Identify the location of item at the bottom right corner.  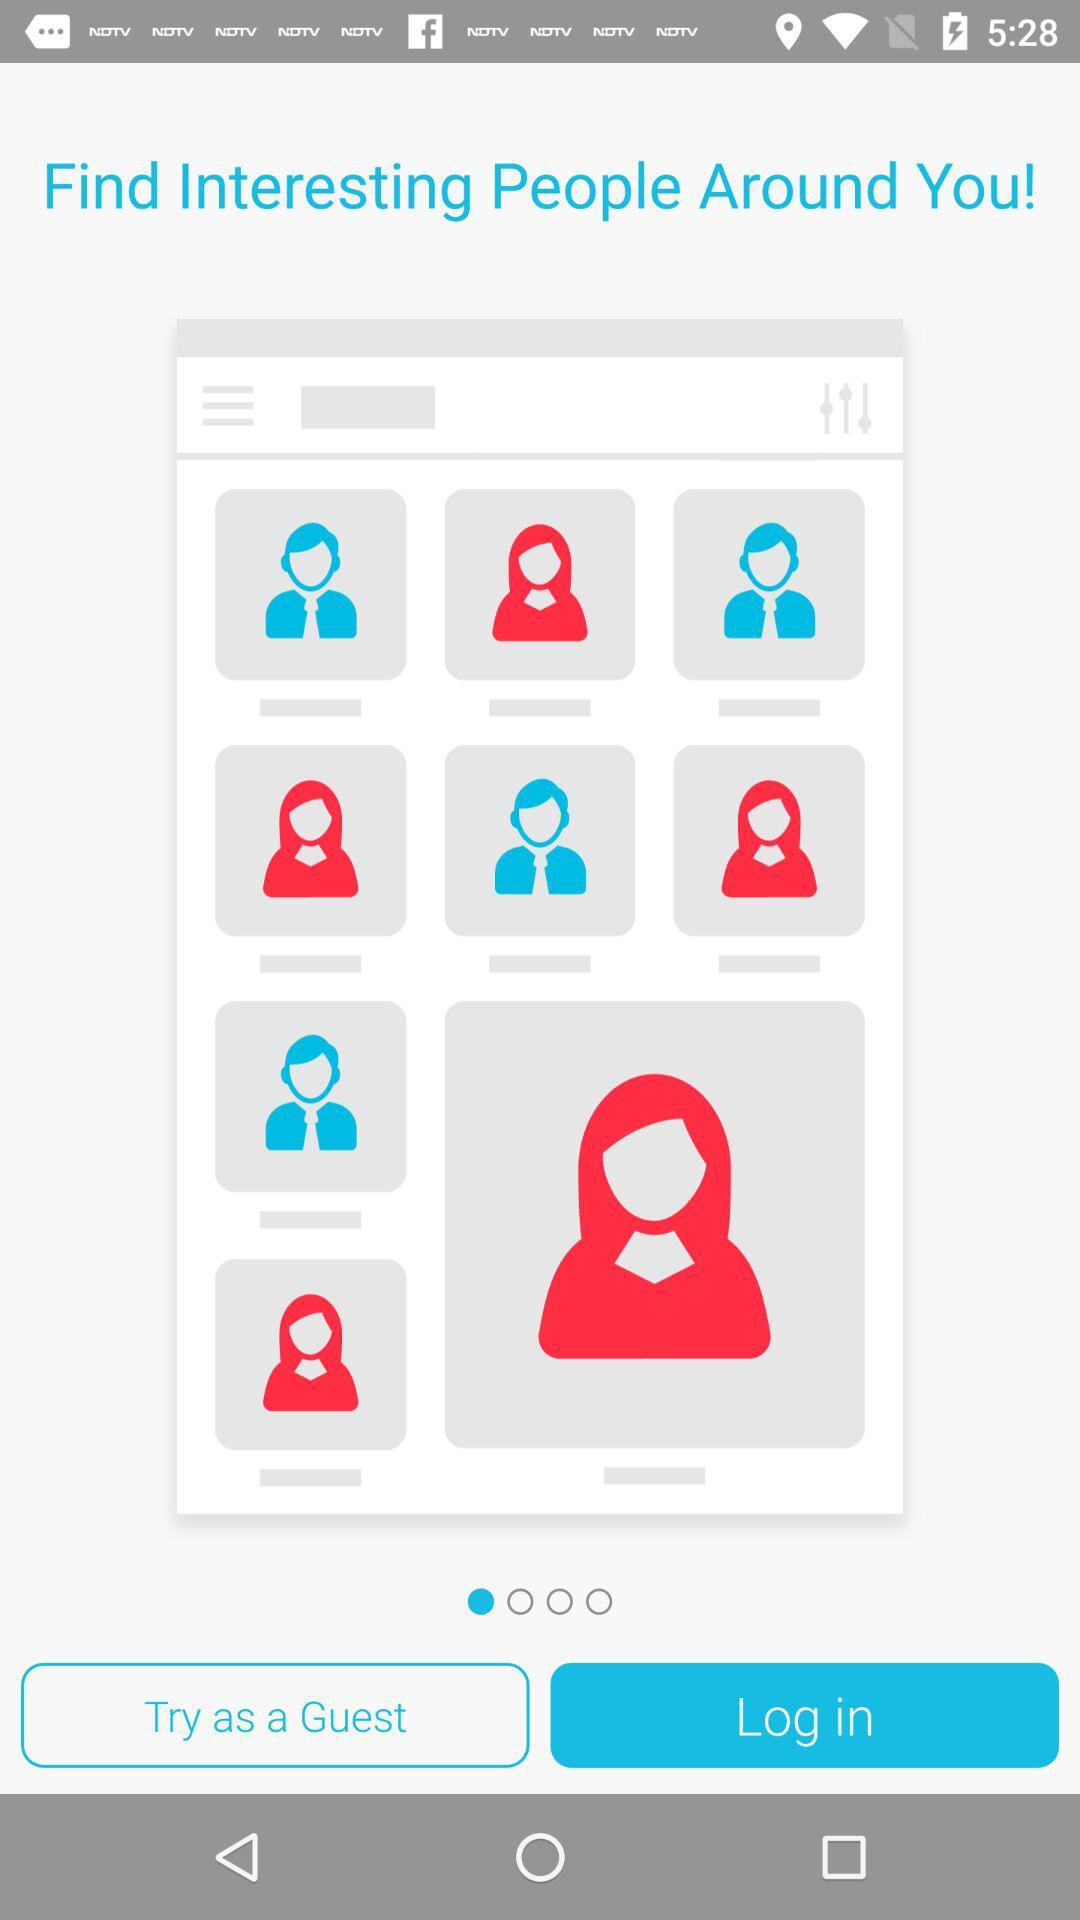
(803, 1714).